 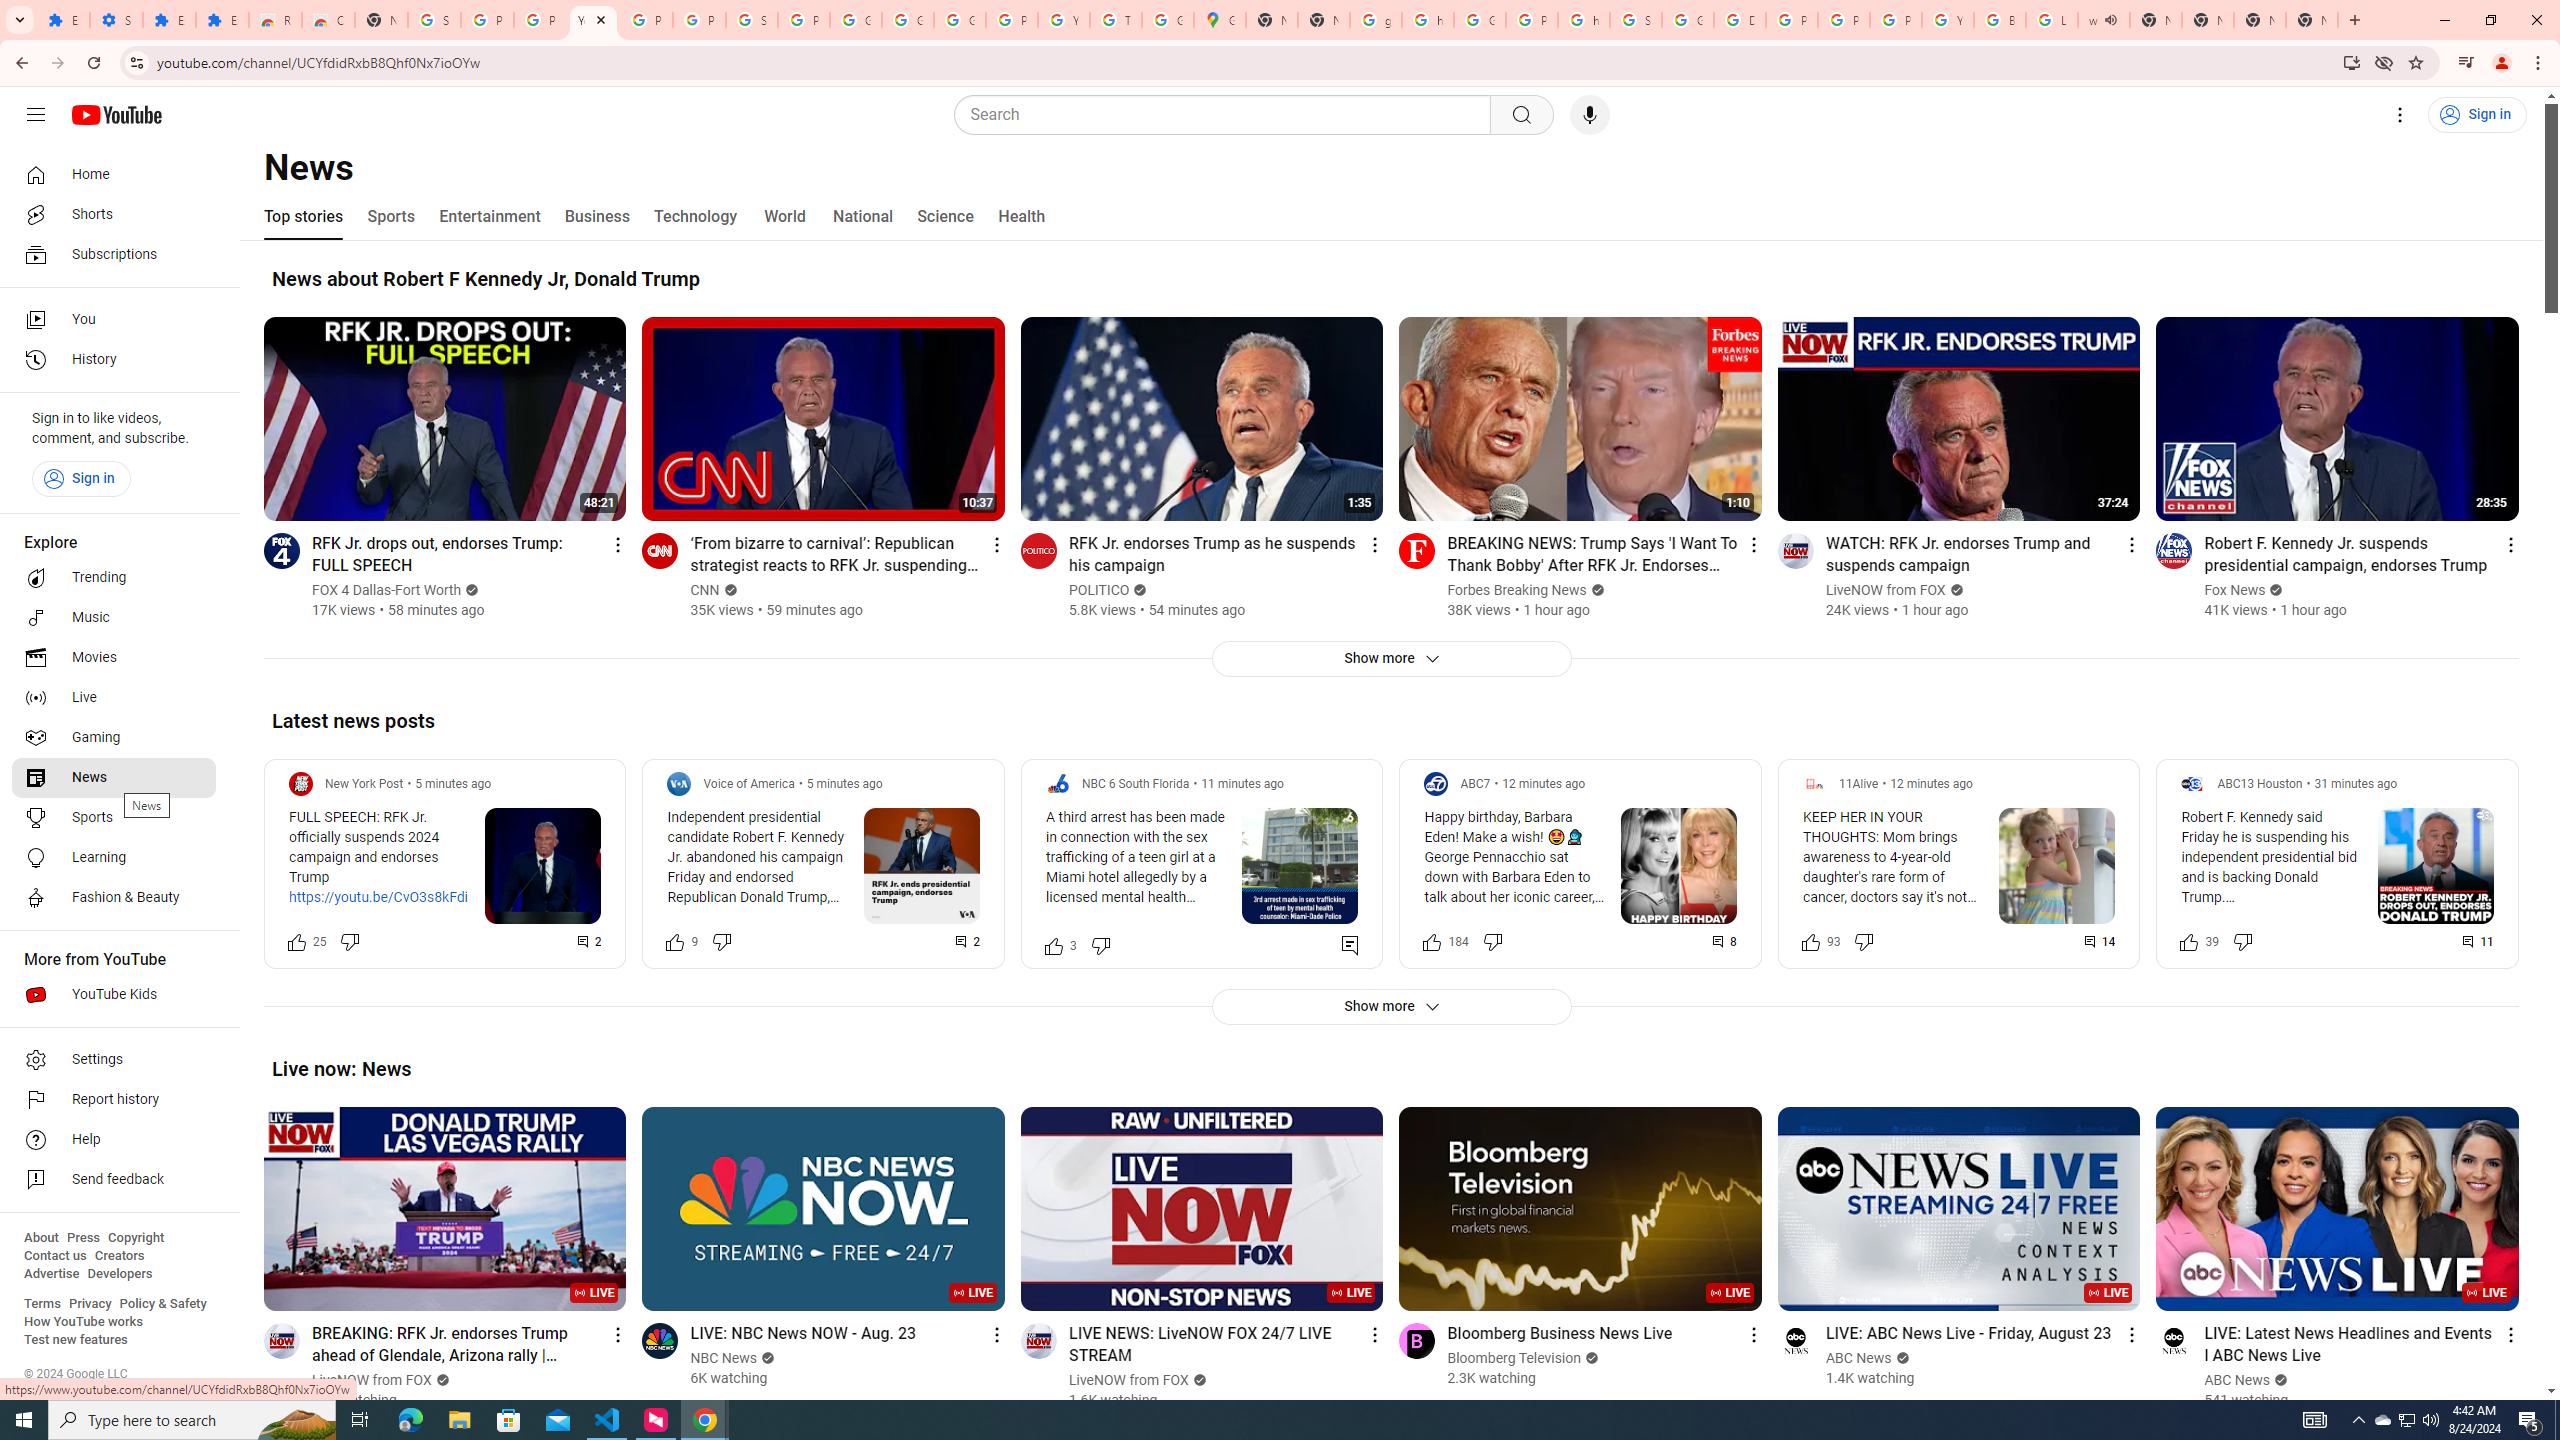 What do you see at coordinates (1473, 784) in the screenshot?
I see `'ABC7'` at bounding box center [1473, 784].